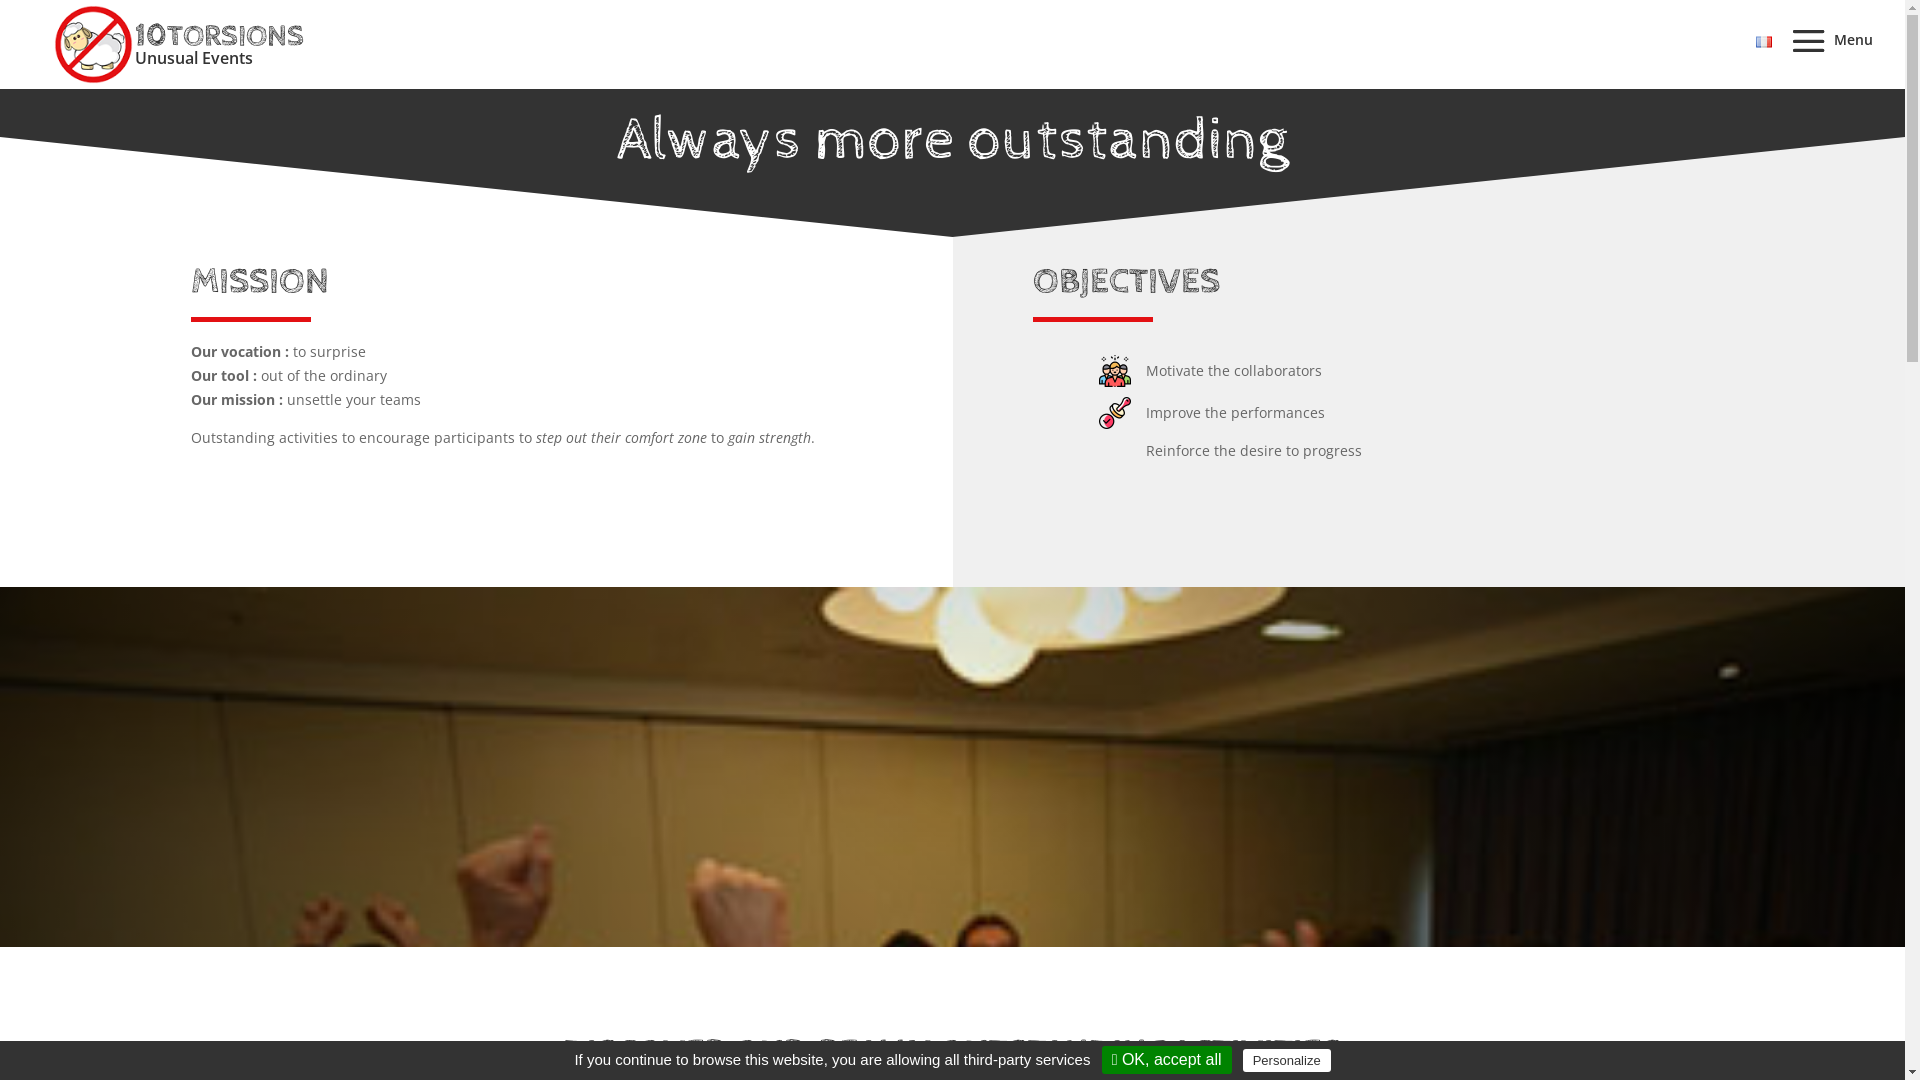  Describe the element at coordinates (1286, 1059) in the screenshot. I see `'Personalize'` at that location.